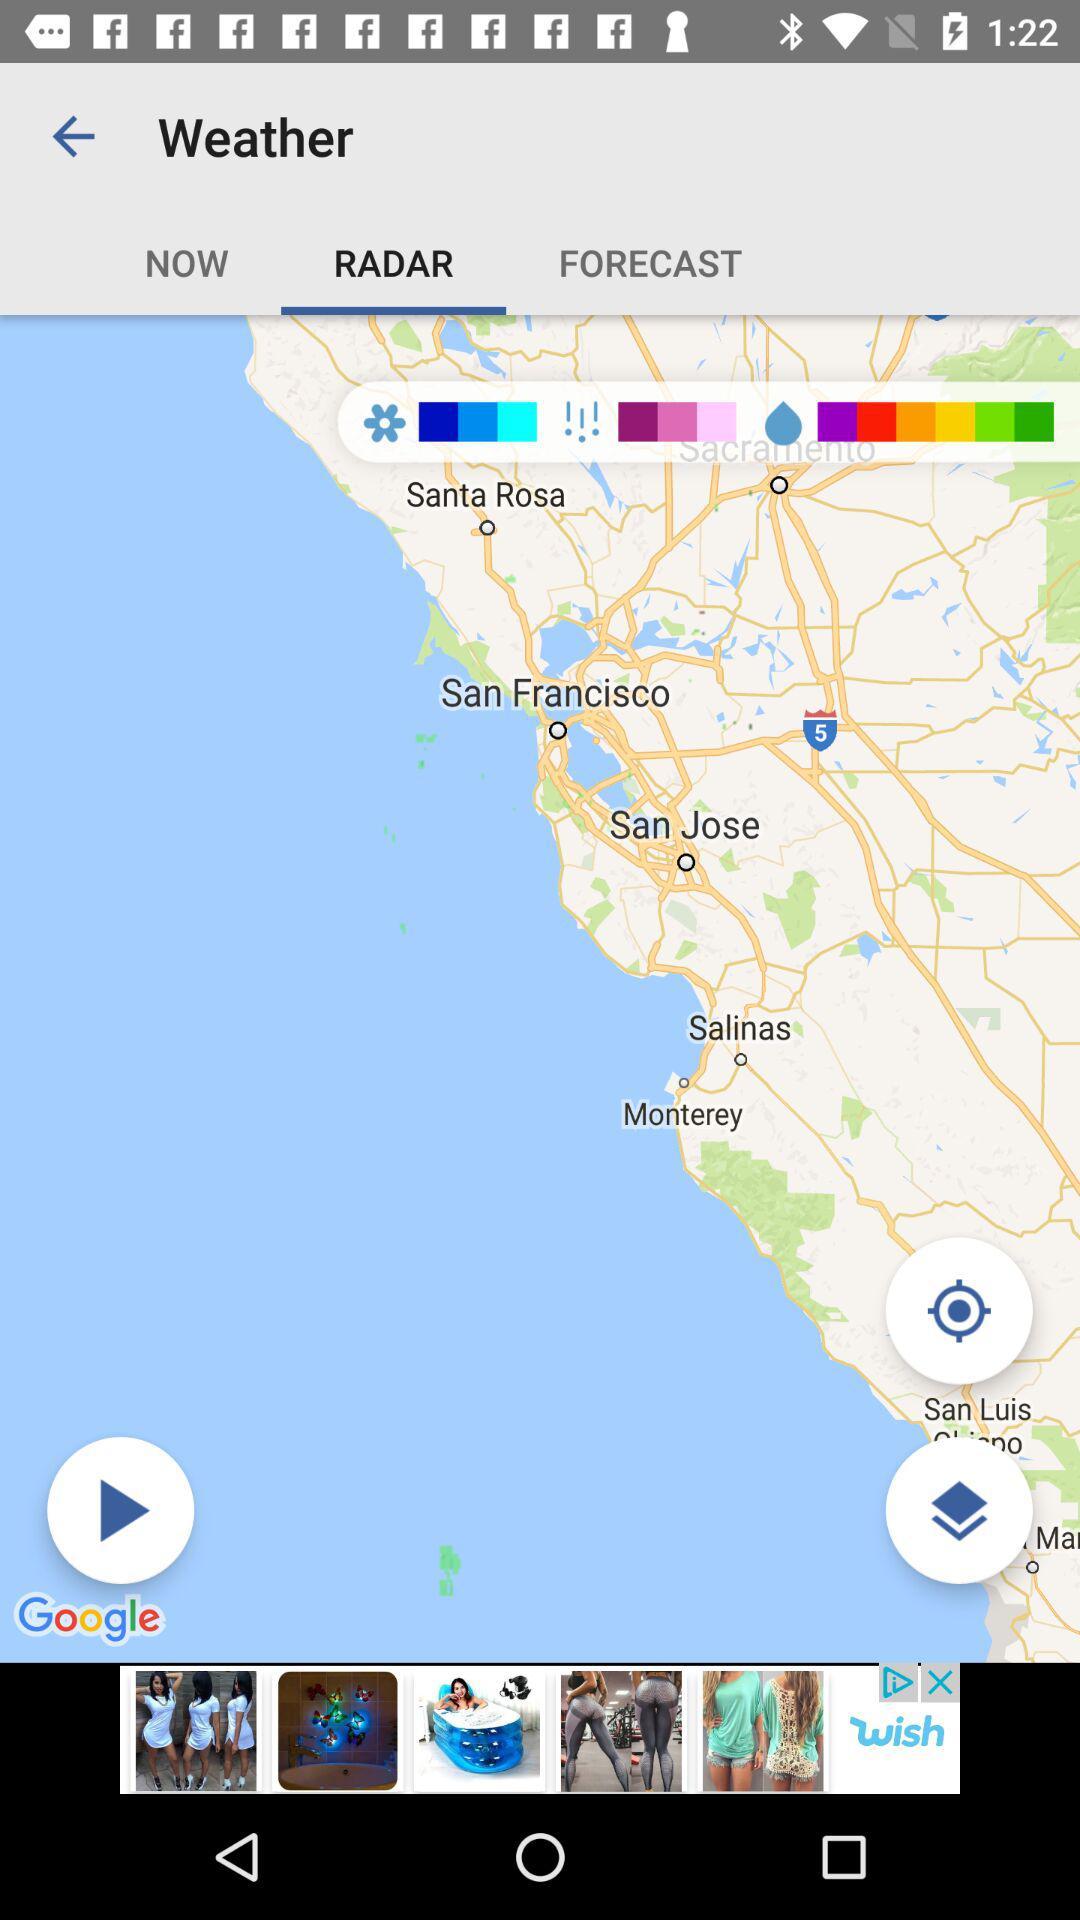 The height and width of the screenshot is (1920, 1080). I want to click on the play icon, so click(120, 1510).